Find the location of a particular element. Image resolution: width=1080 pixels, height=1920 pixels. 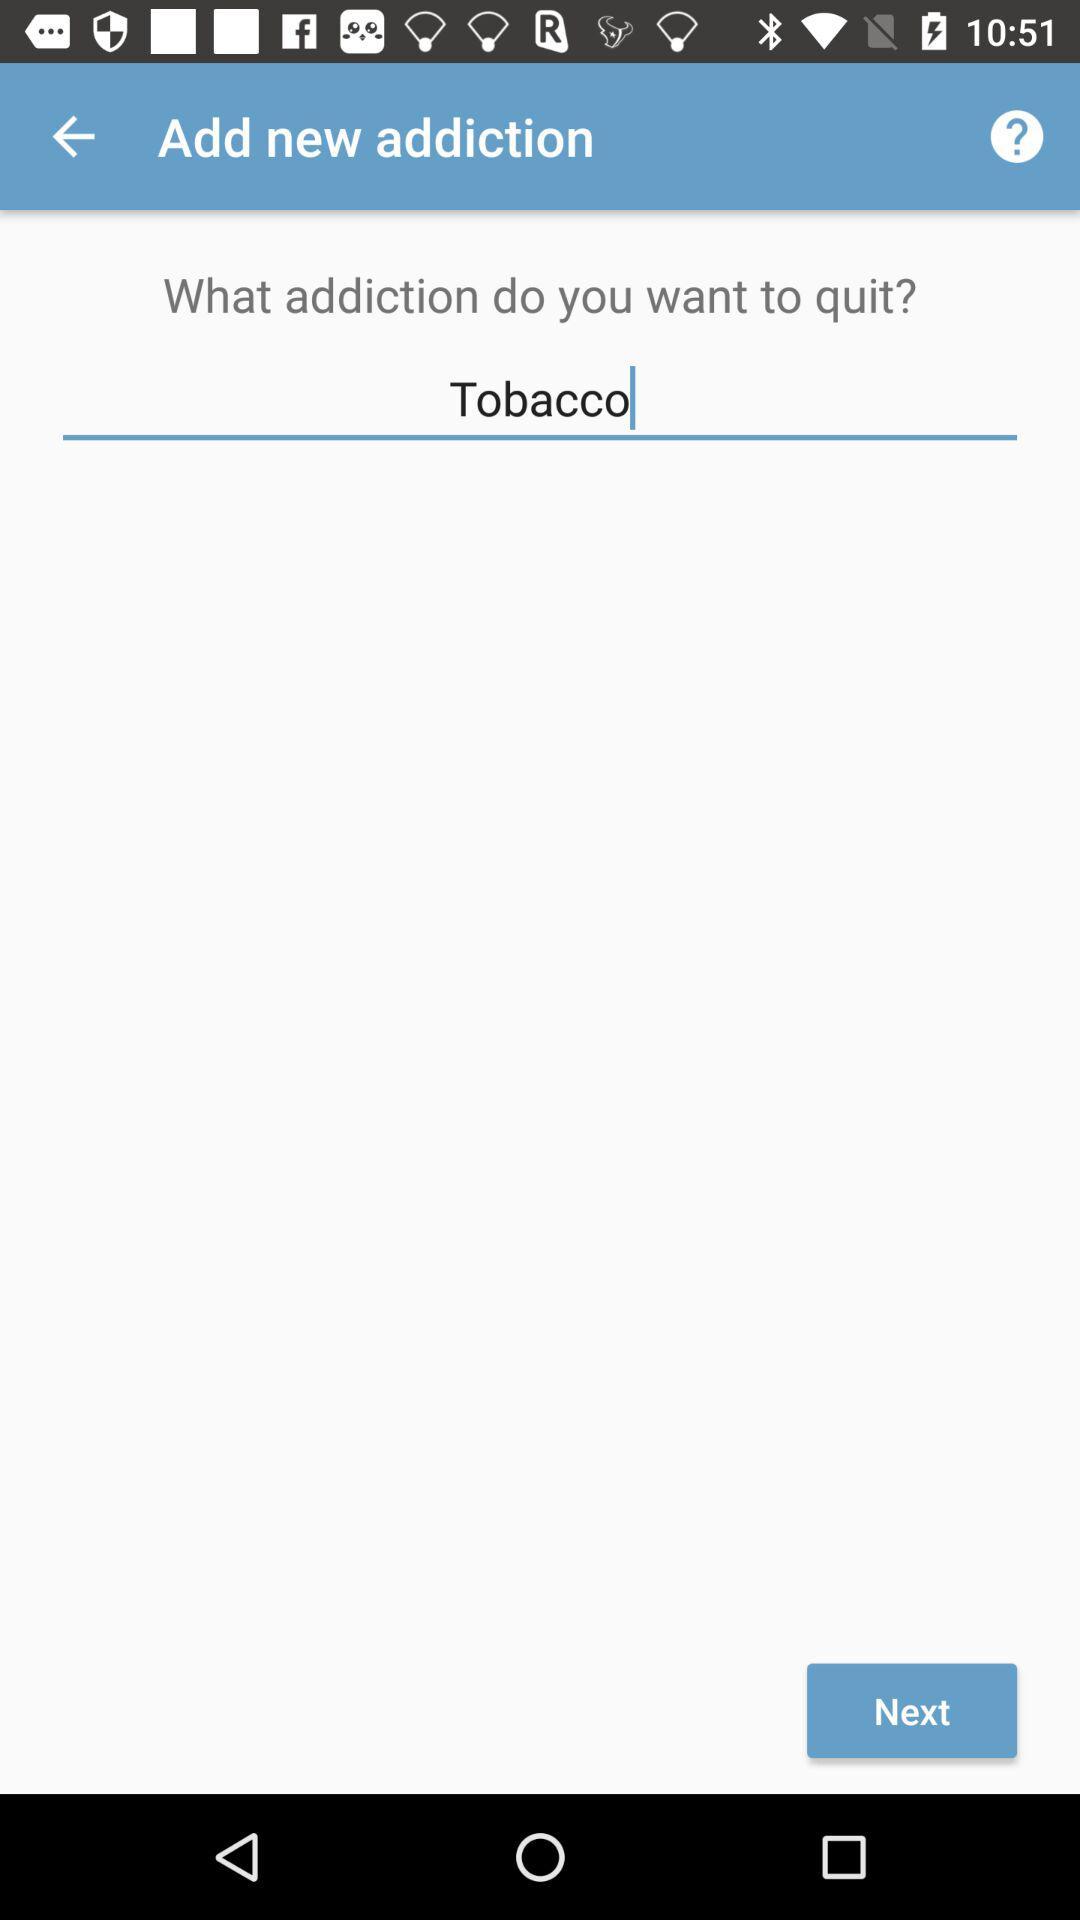

item at the top right corner is located at coordinates (1017, 135).